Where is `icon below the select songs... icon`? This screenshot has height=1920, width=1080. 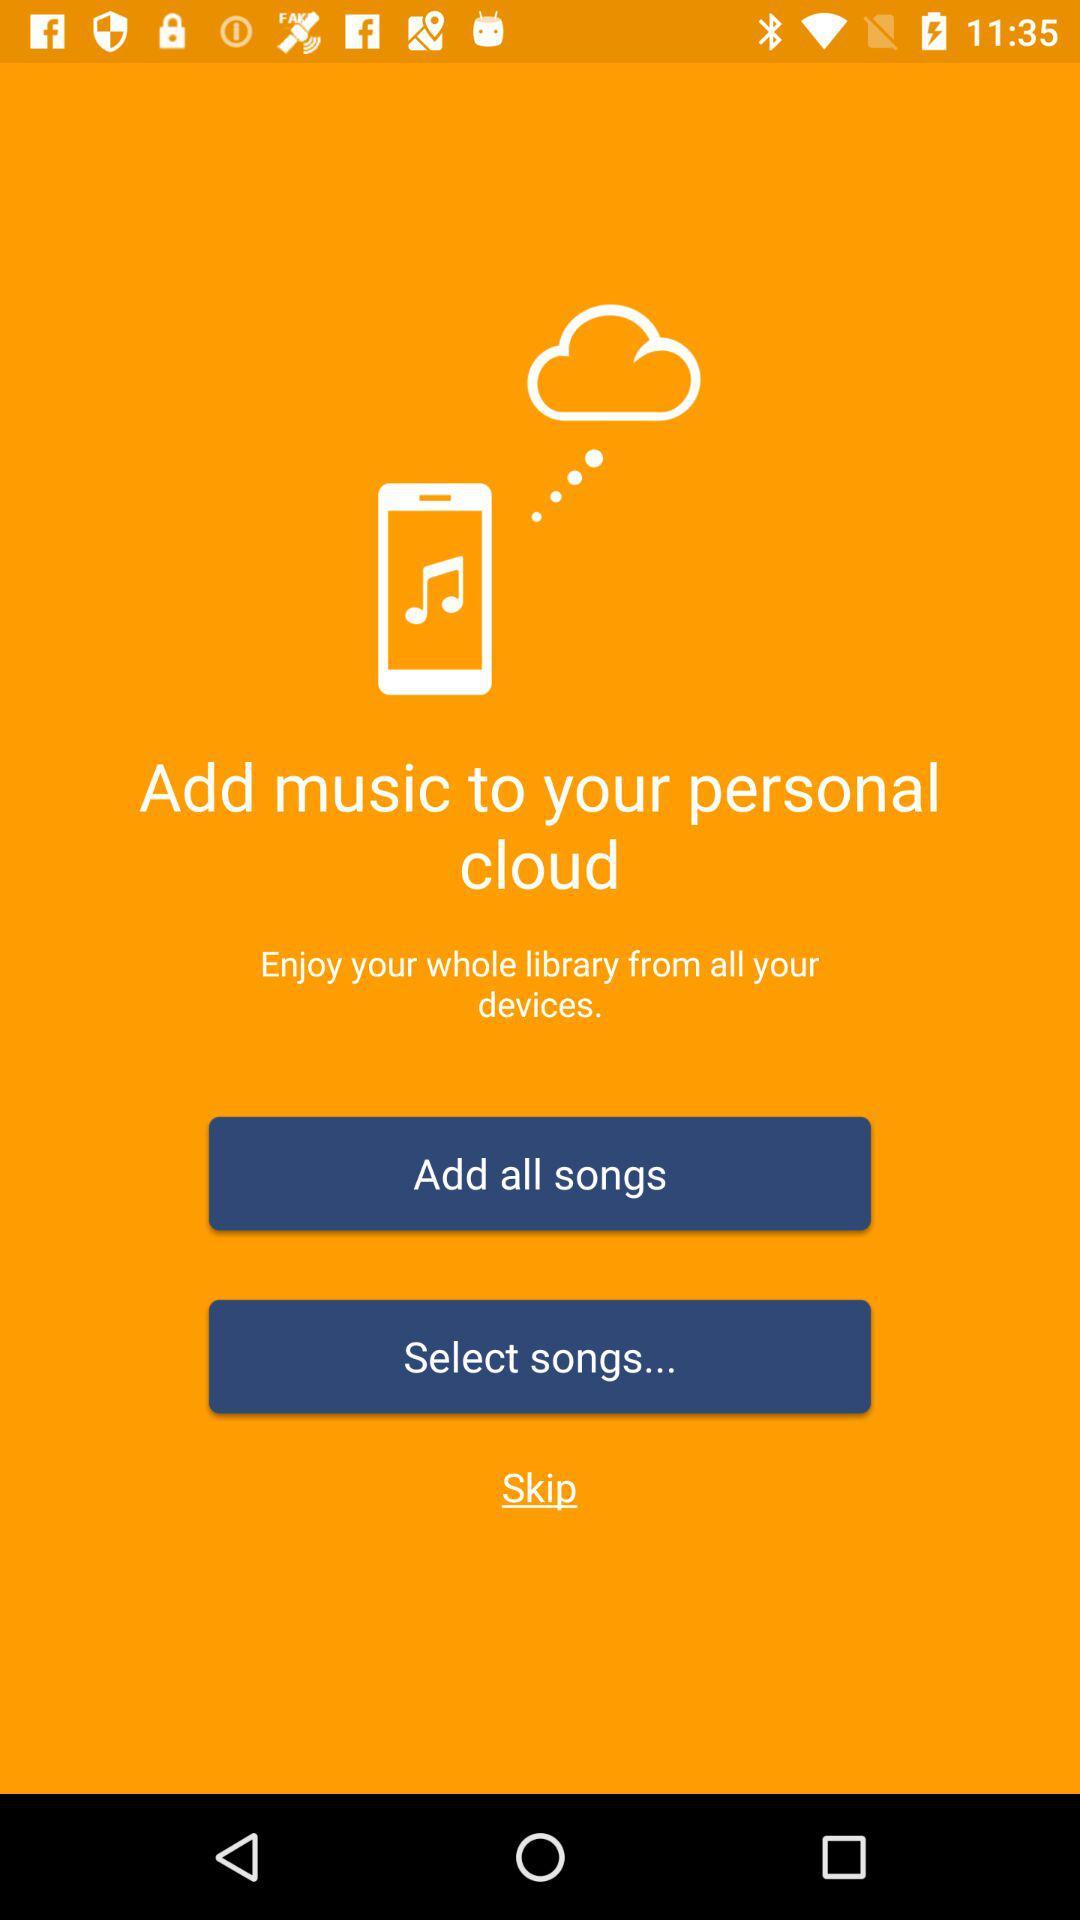 icon below the select songs... icon is located at coordinates (538, 1486).